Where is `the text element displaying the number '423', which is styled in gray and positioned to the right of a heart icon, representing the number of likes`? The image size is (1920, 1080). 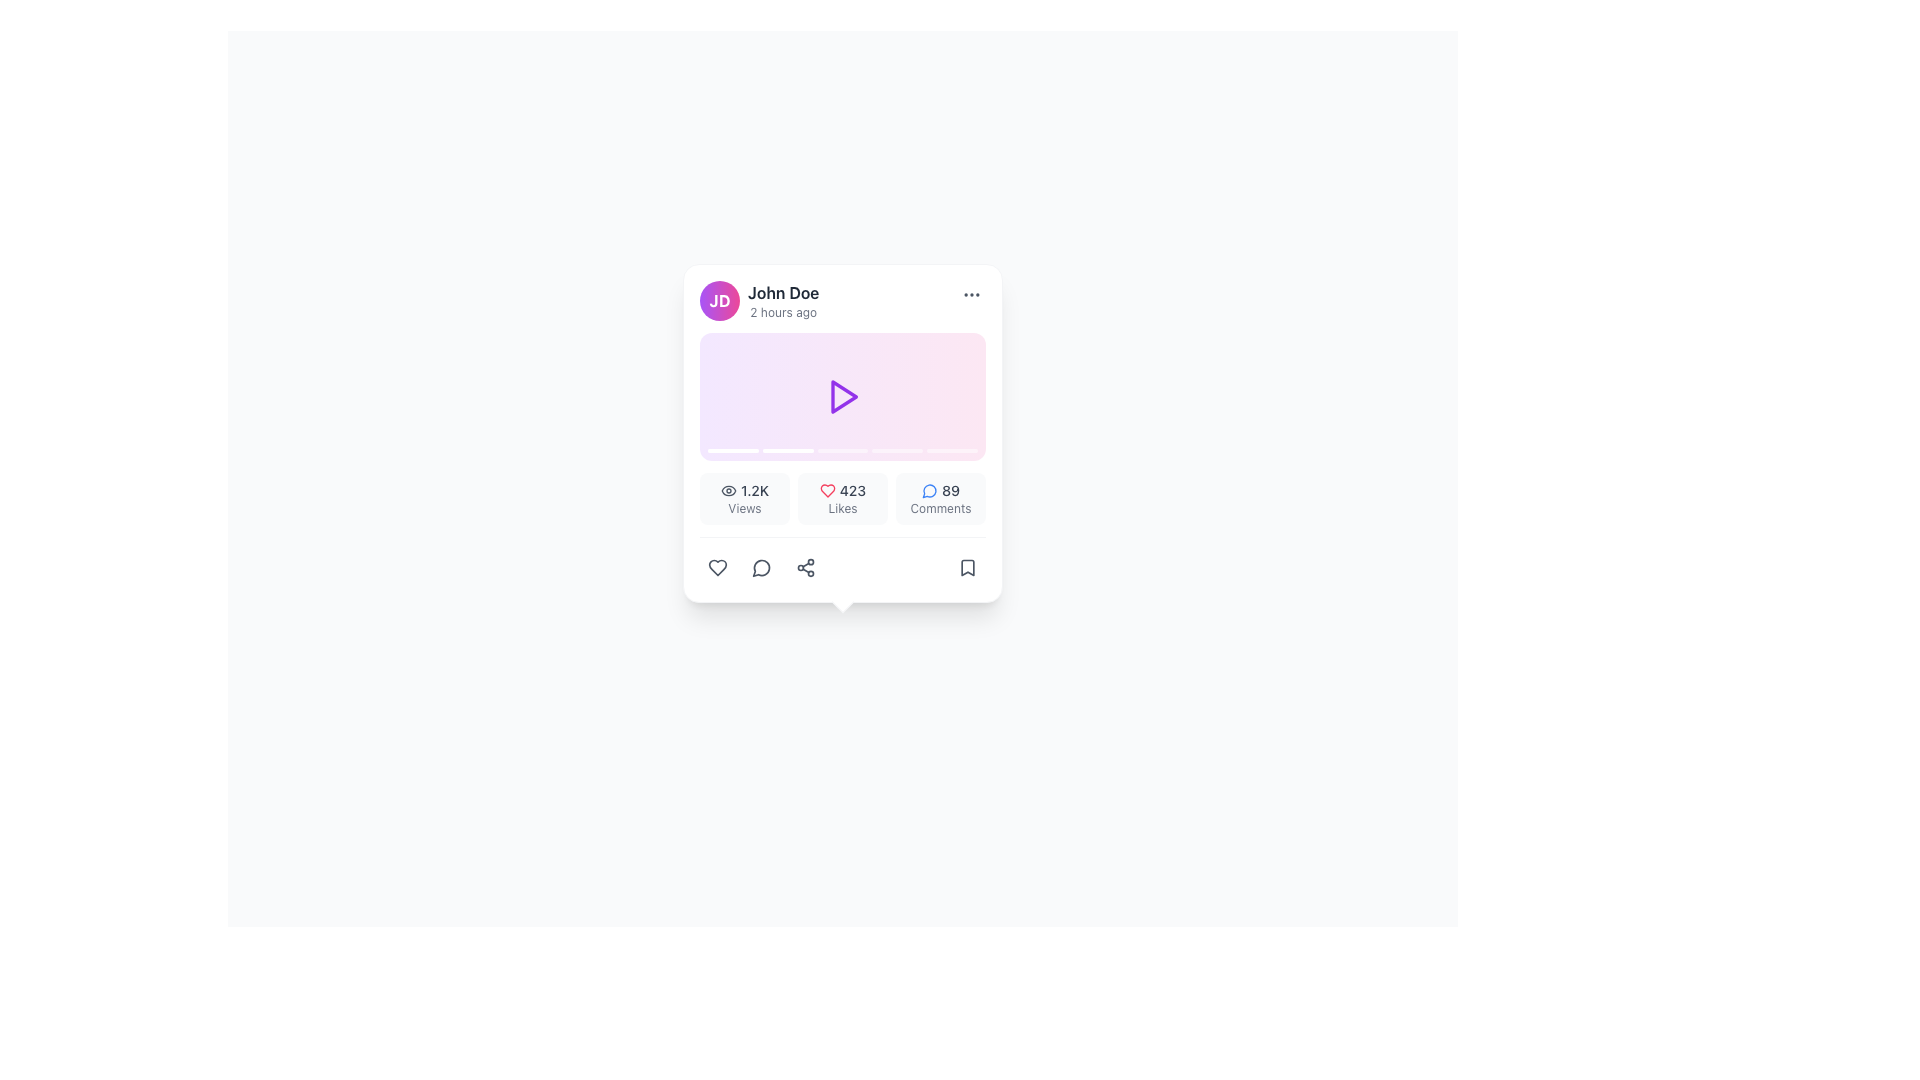
the text element displaying the number '423', which is styled in gray and positioned to the right of a heart icon, representing the number of likes is located at coordinates (853, 490).